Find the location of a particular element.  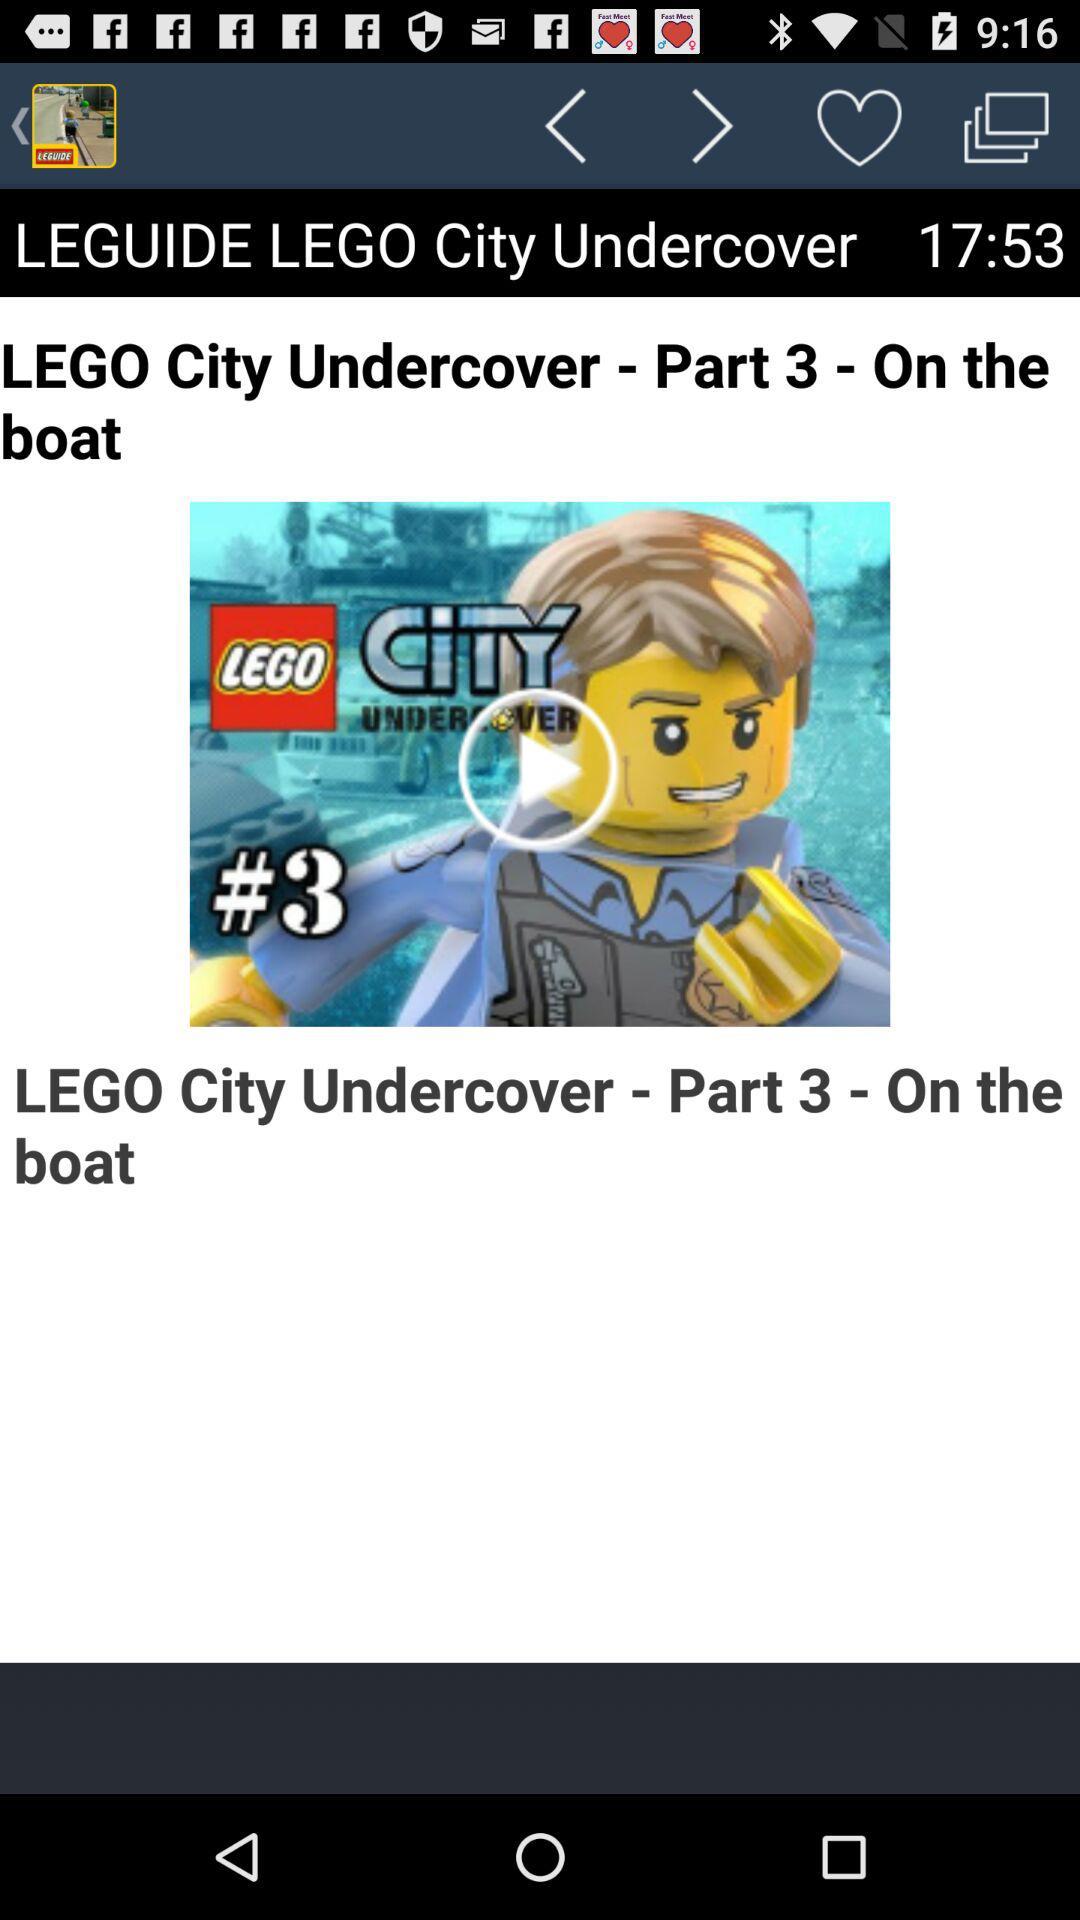

the icon above the leguide lego city icon is located at coordinates (565, 124).